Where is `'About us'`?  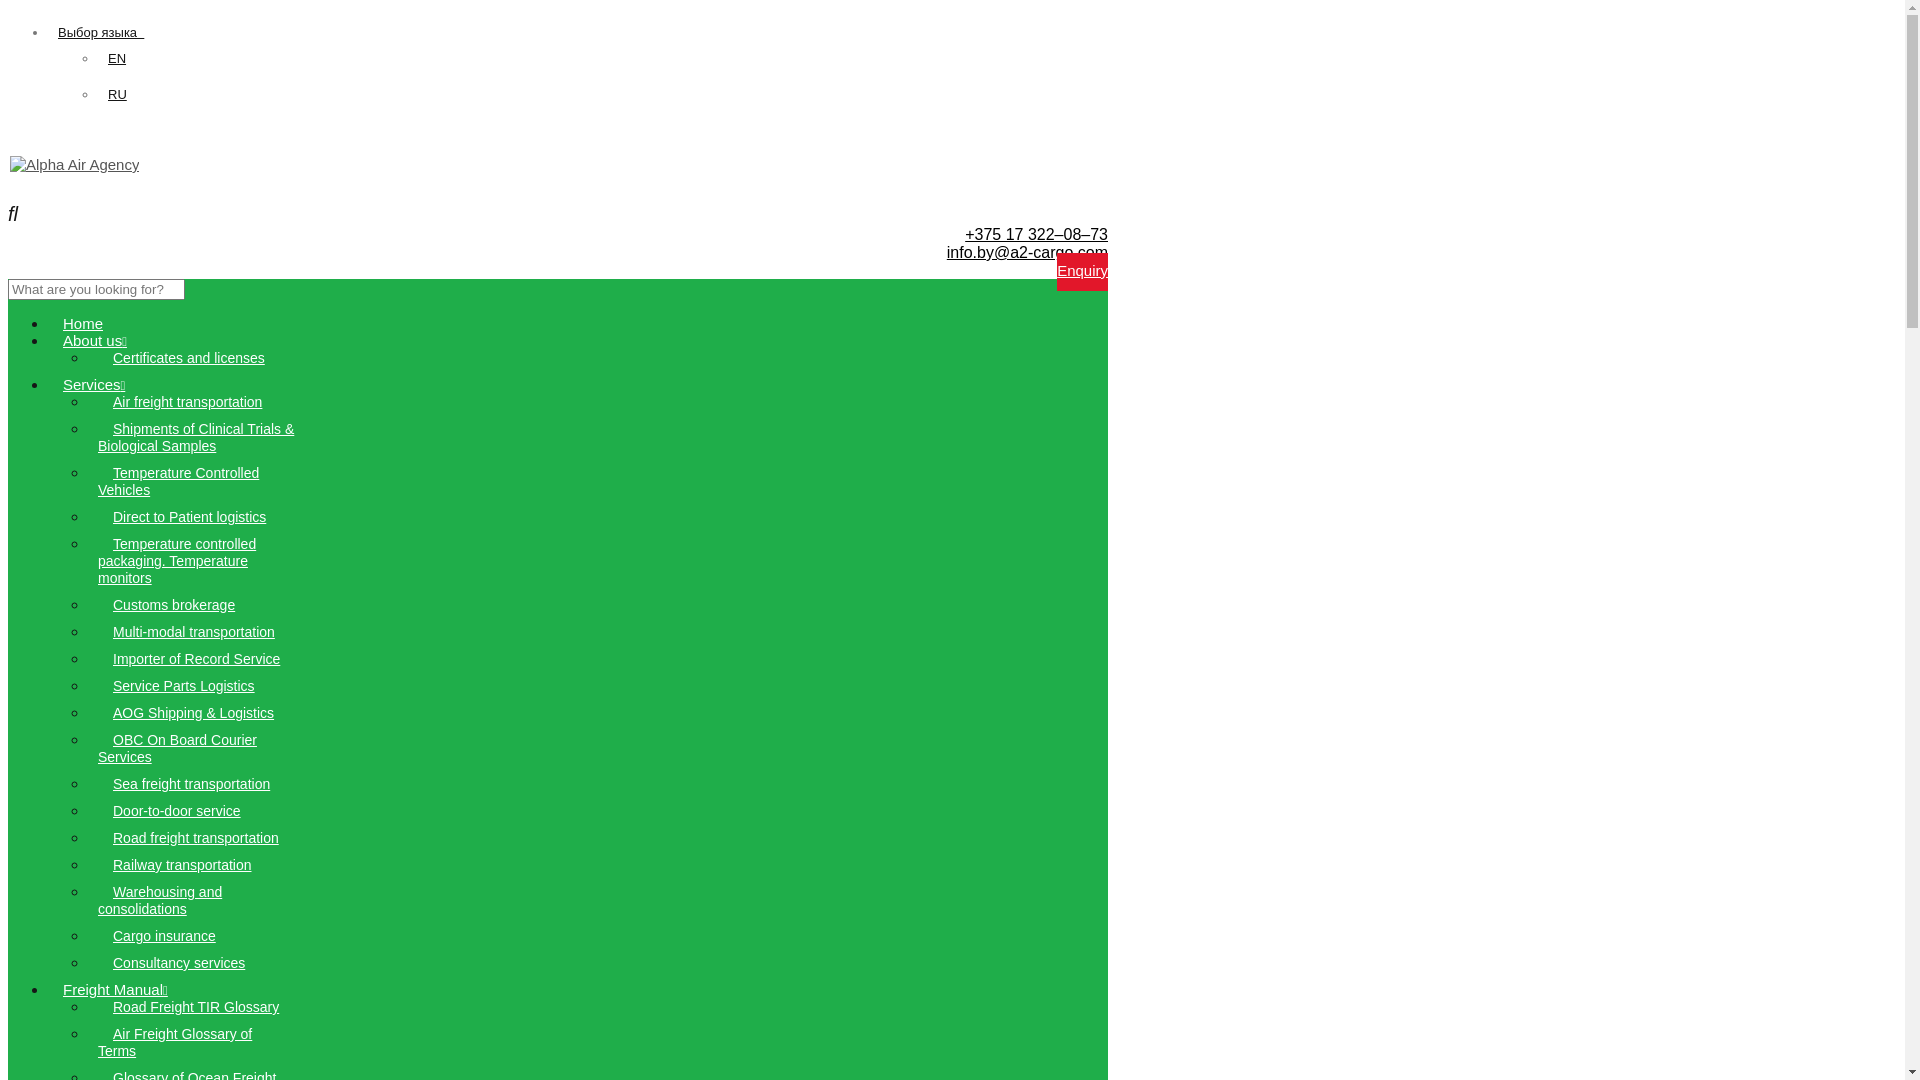 'About us' is located at coordinates (94, 339).